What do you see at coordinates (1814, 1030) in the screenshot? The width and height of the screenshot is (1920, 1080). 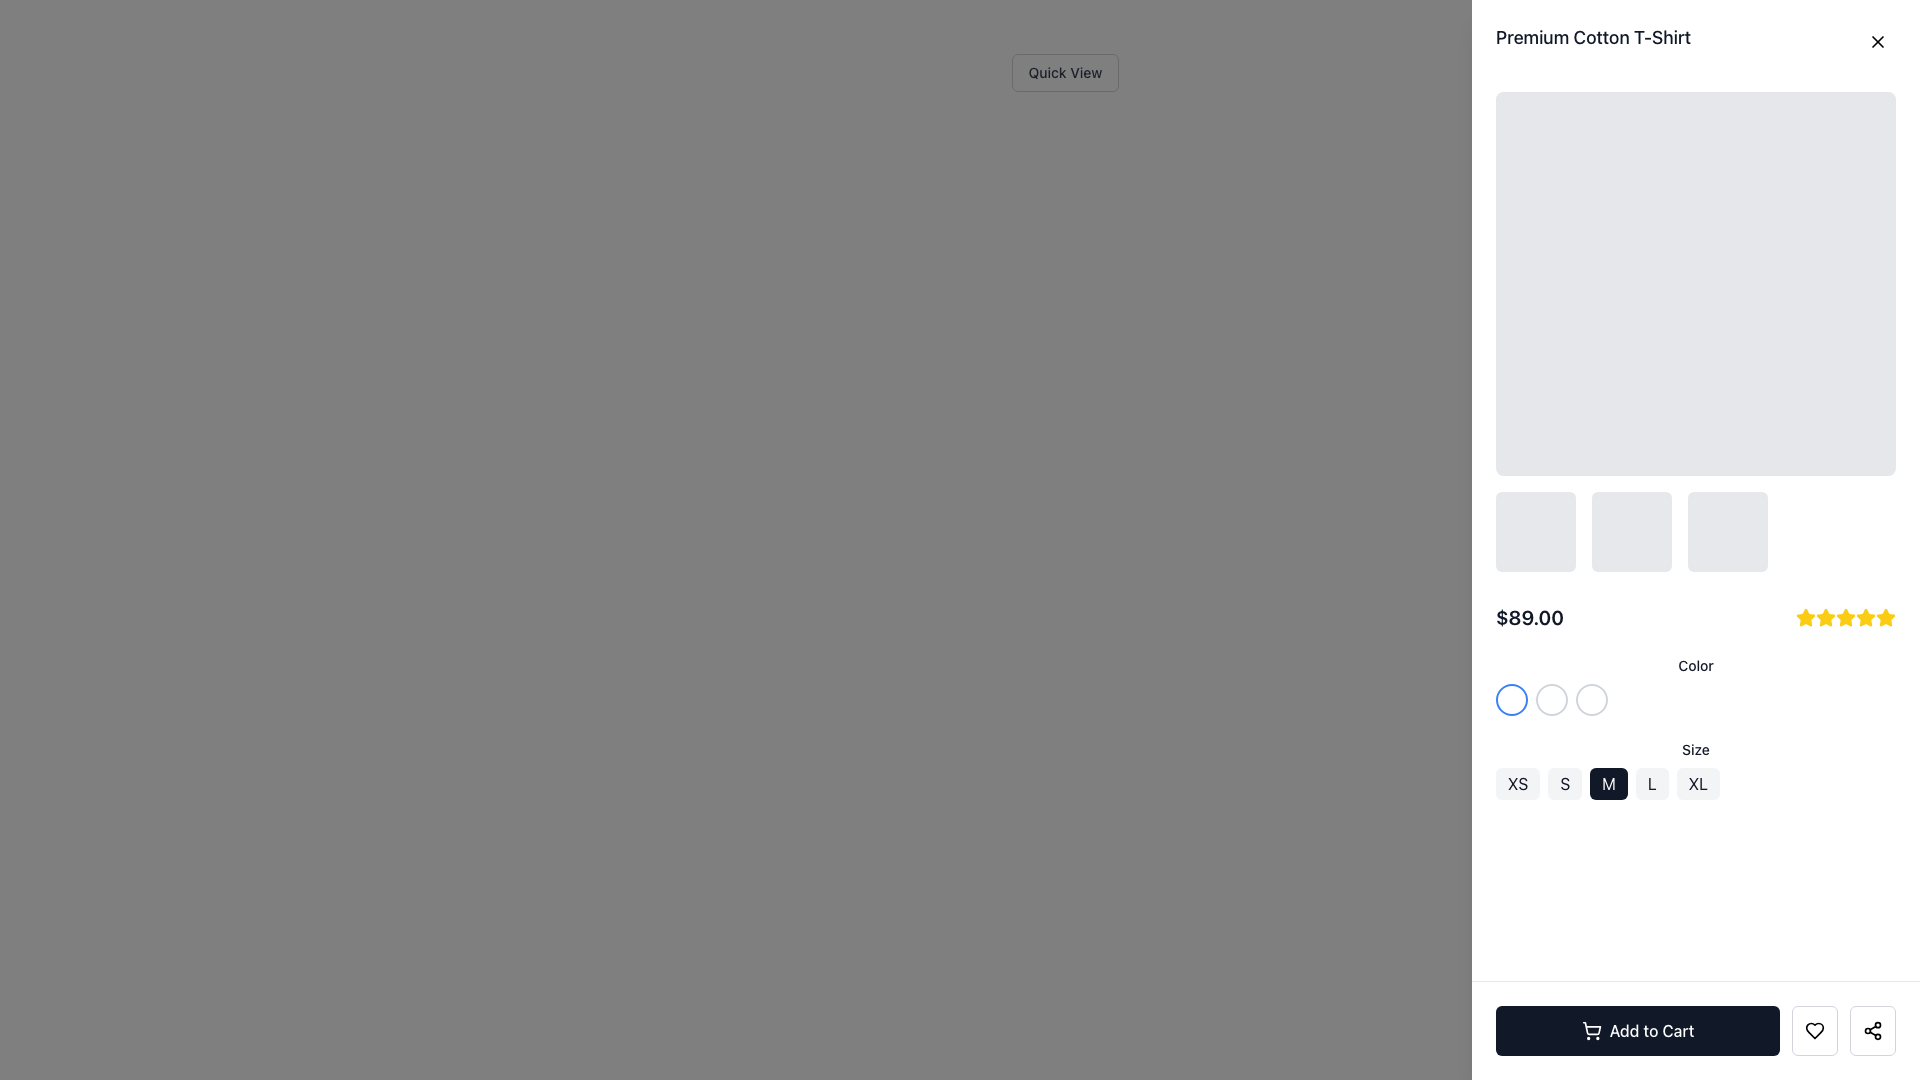 I see `the 'Add to Wishlist' button located to the right of the 'Add to Cart' button` at bounding box center [1814, 1030].